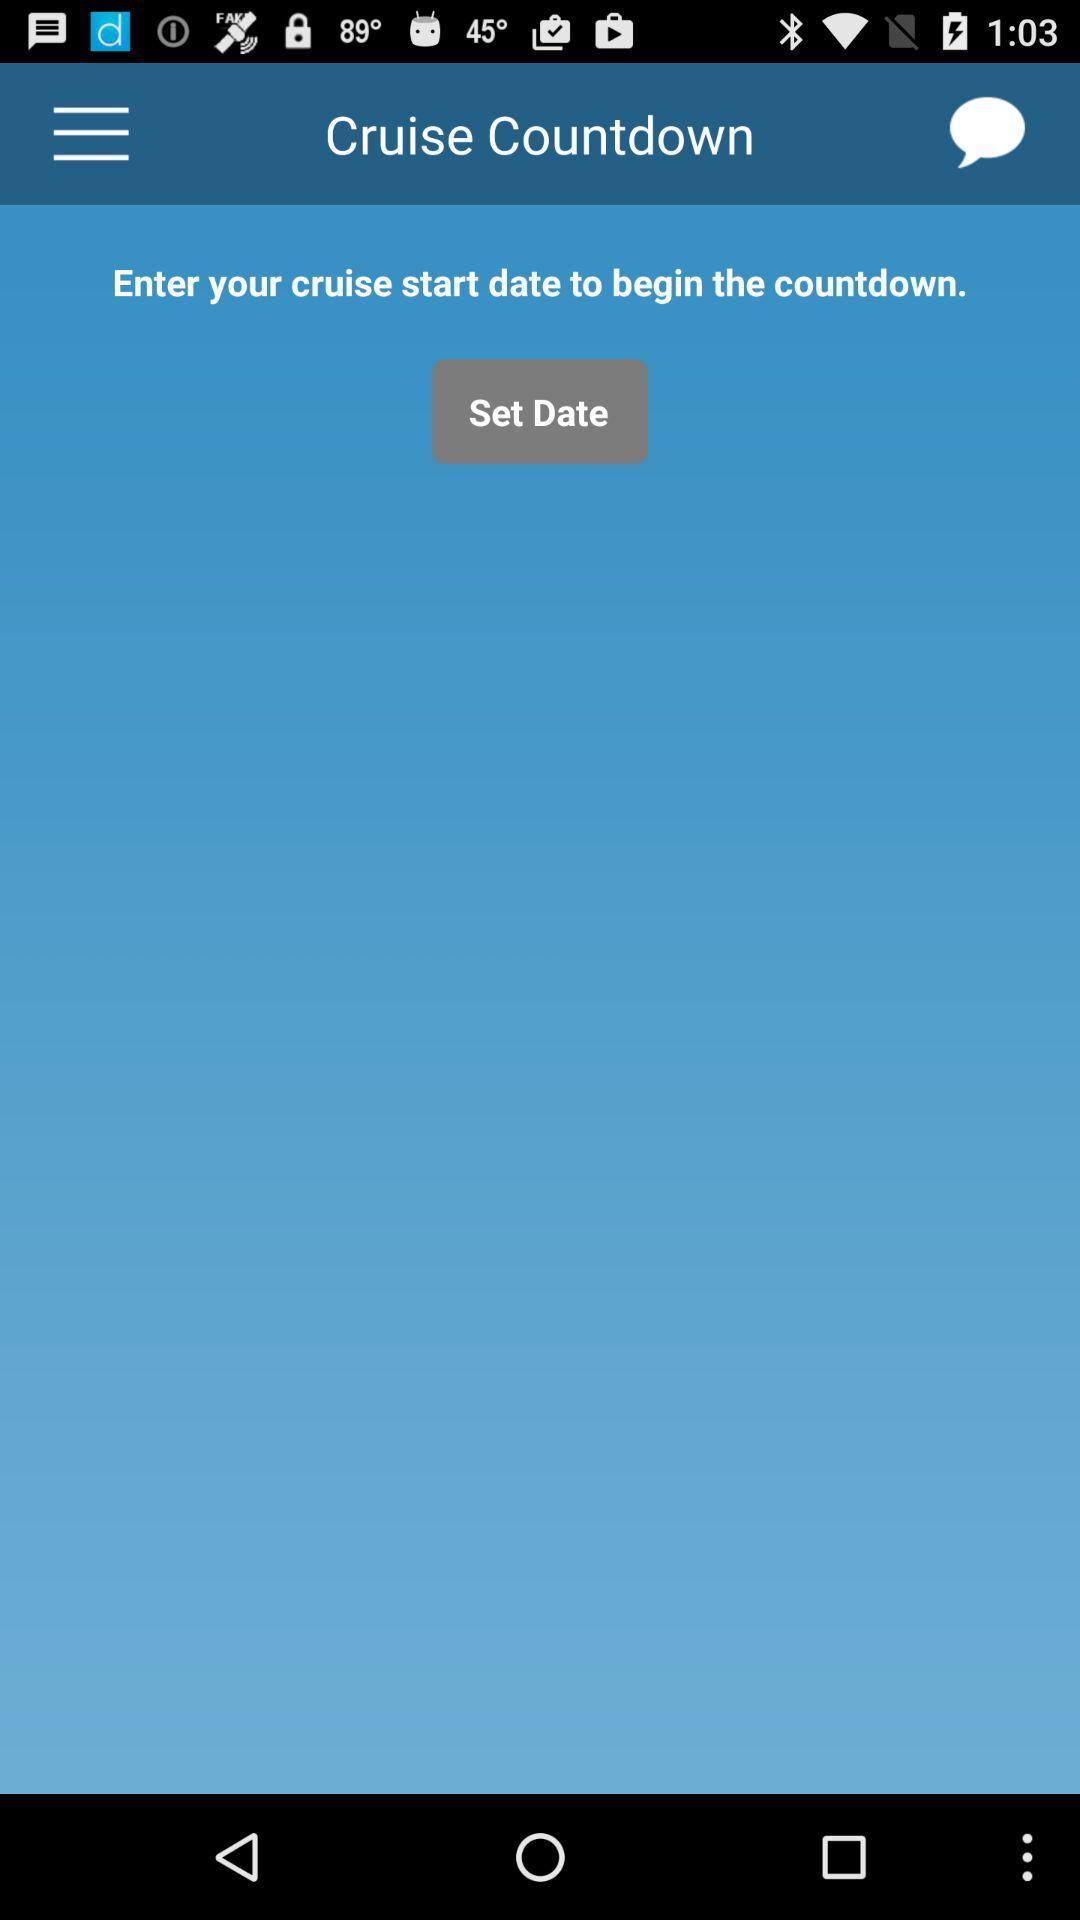 The image size is (1080, 1920). I want to click on set date icon, so click(540, 410).